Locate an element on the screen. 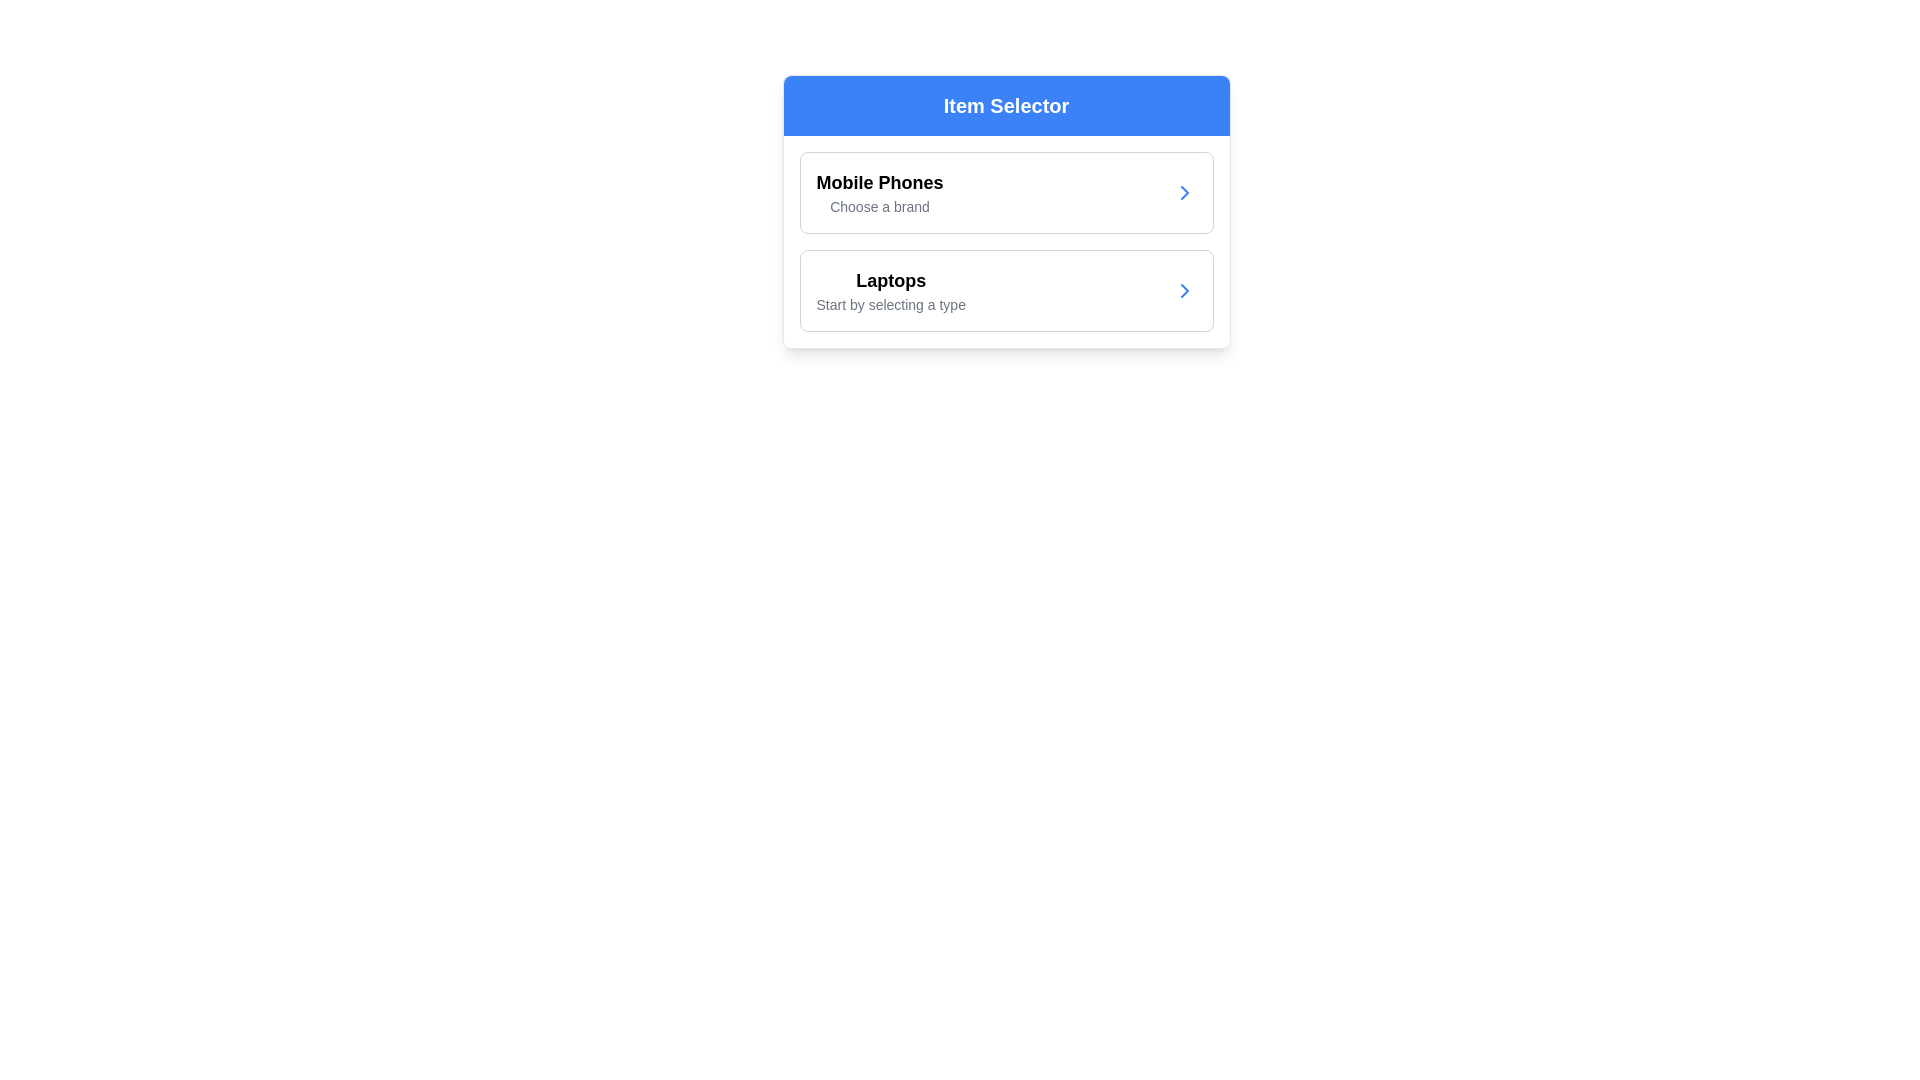  the text block labeled 'Laptops' in the second row of the category list is located at coordinates (890, 290).